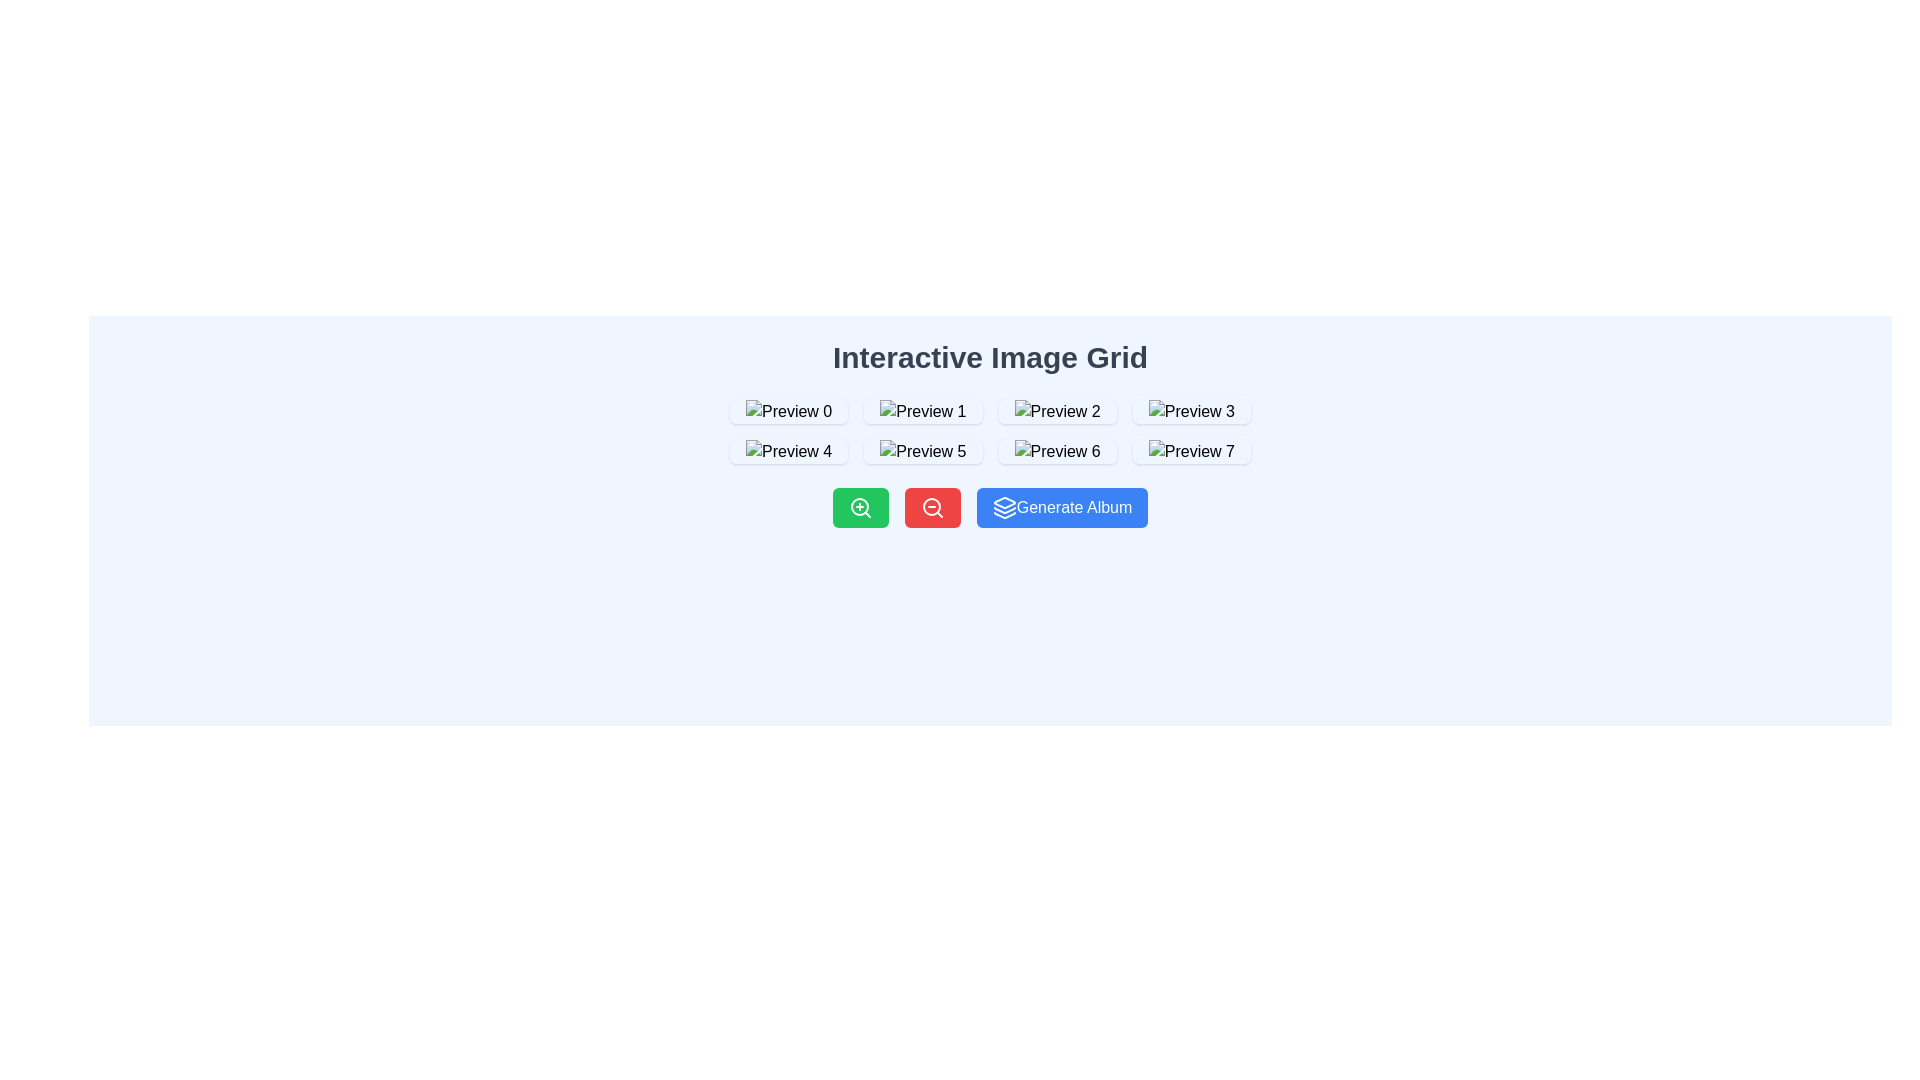  I want to click on the 'Zoom Out' icon located inside the red, rounded rectangular button positioned centrally below the row of image previews to zoom out, so click(931, 507).